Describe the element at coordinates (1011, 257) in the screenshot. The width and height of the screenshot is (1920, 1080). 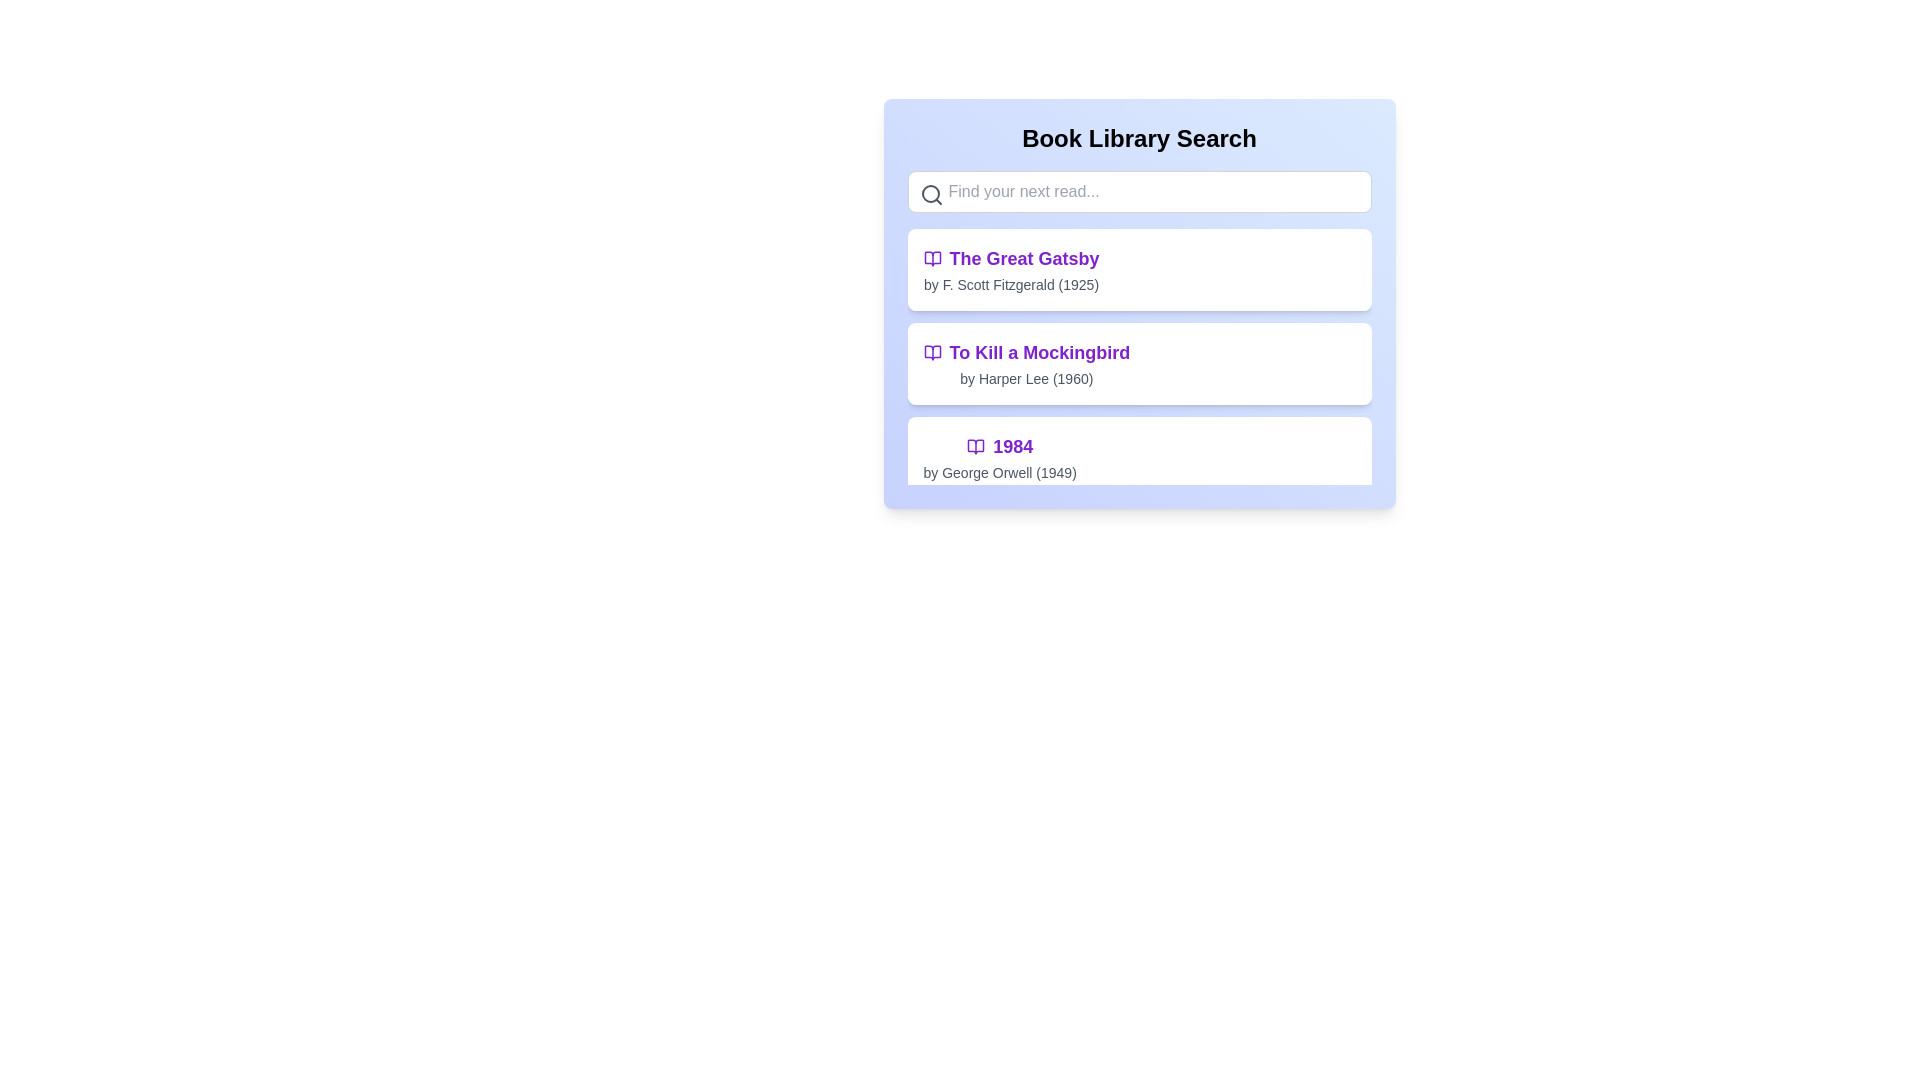
I see `the text label titled 'The Great Gatsby' located in the book search interface, which is the first title in the vertical list of book titles` at that location.